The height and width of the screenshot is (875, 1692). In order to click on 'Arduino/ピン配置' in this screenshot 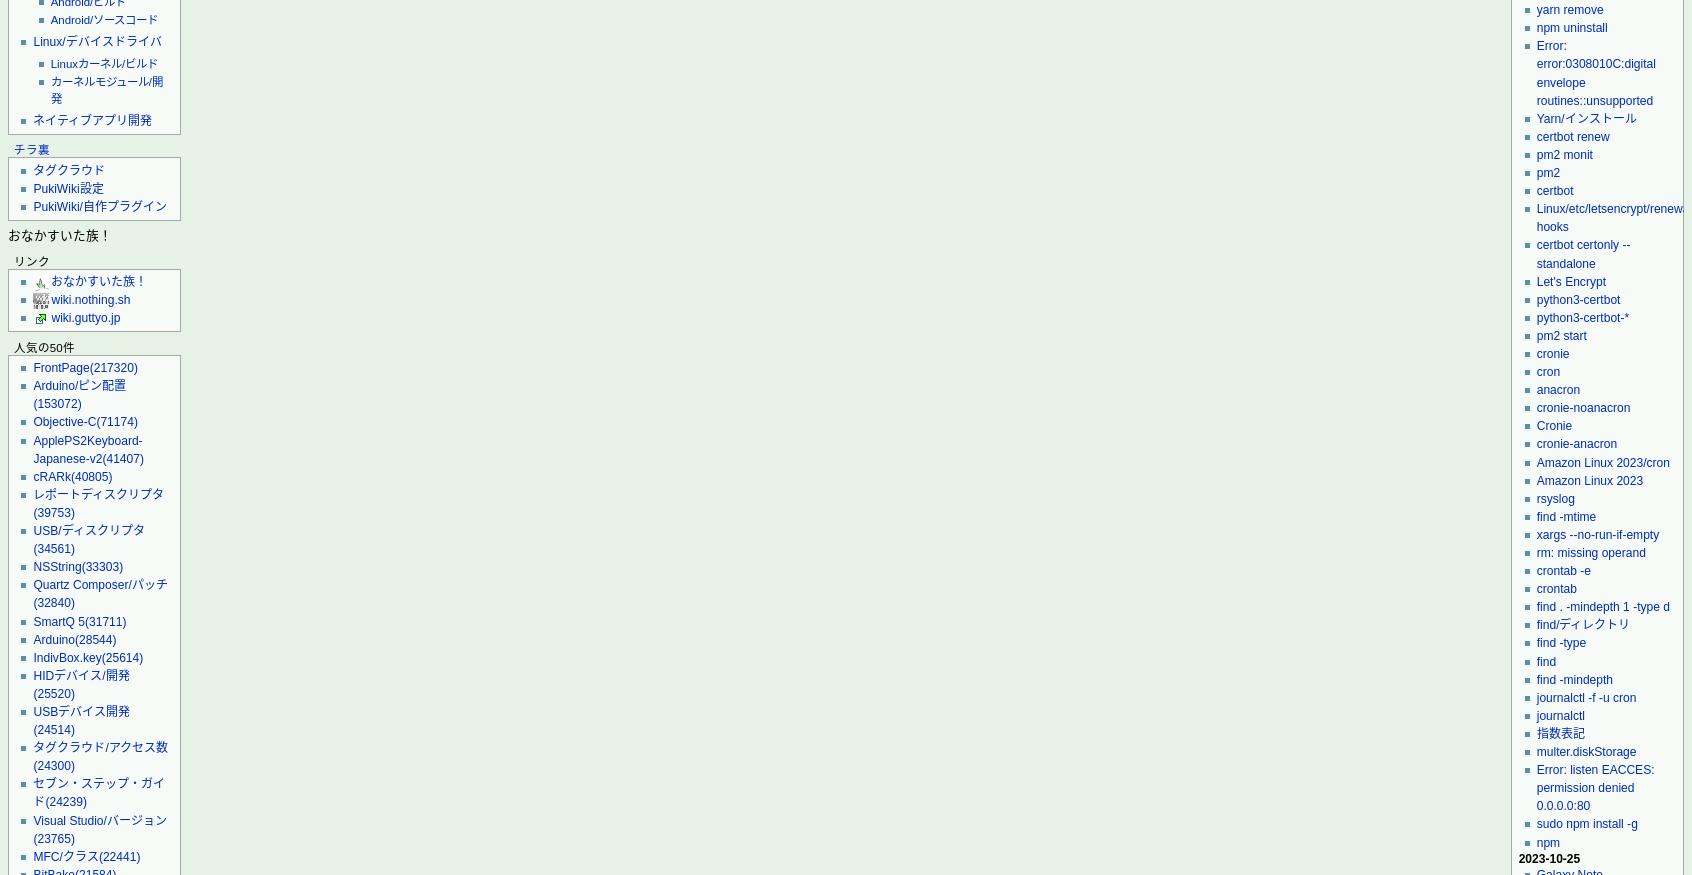, I will do `click(79, 384)`.